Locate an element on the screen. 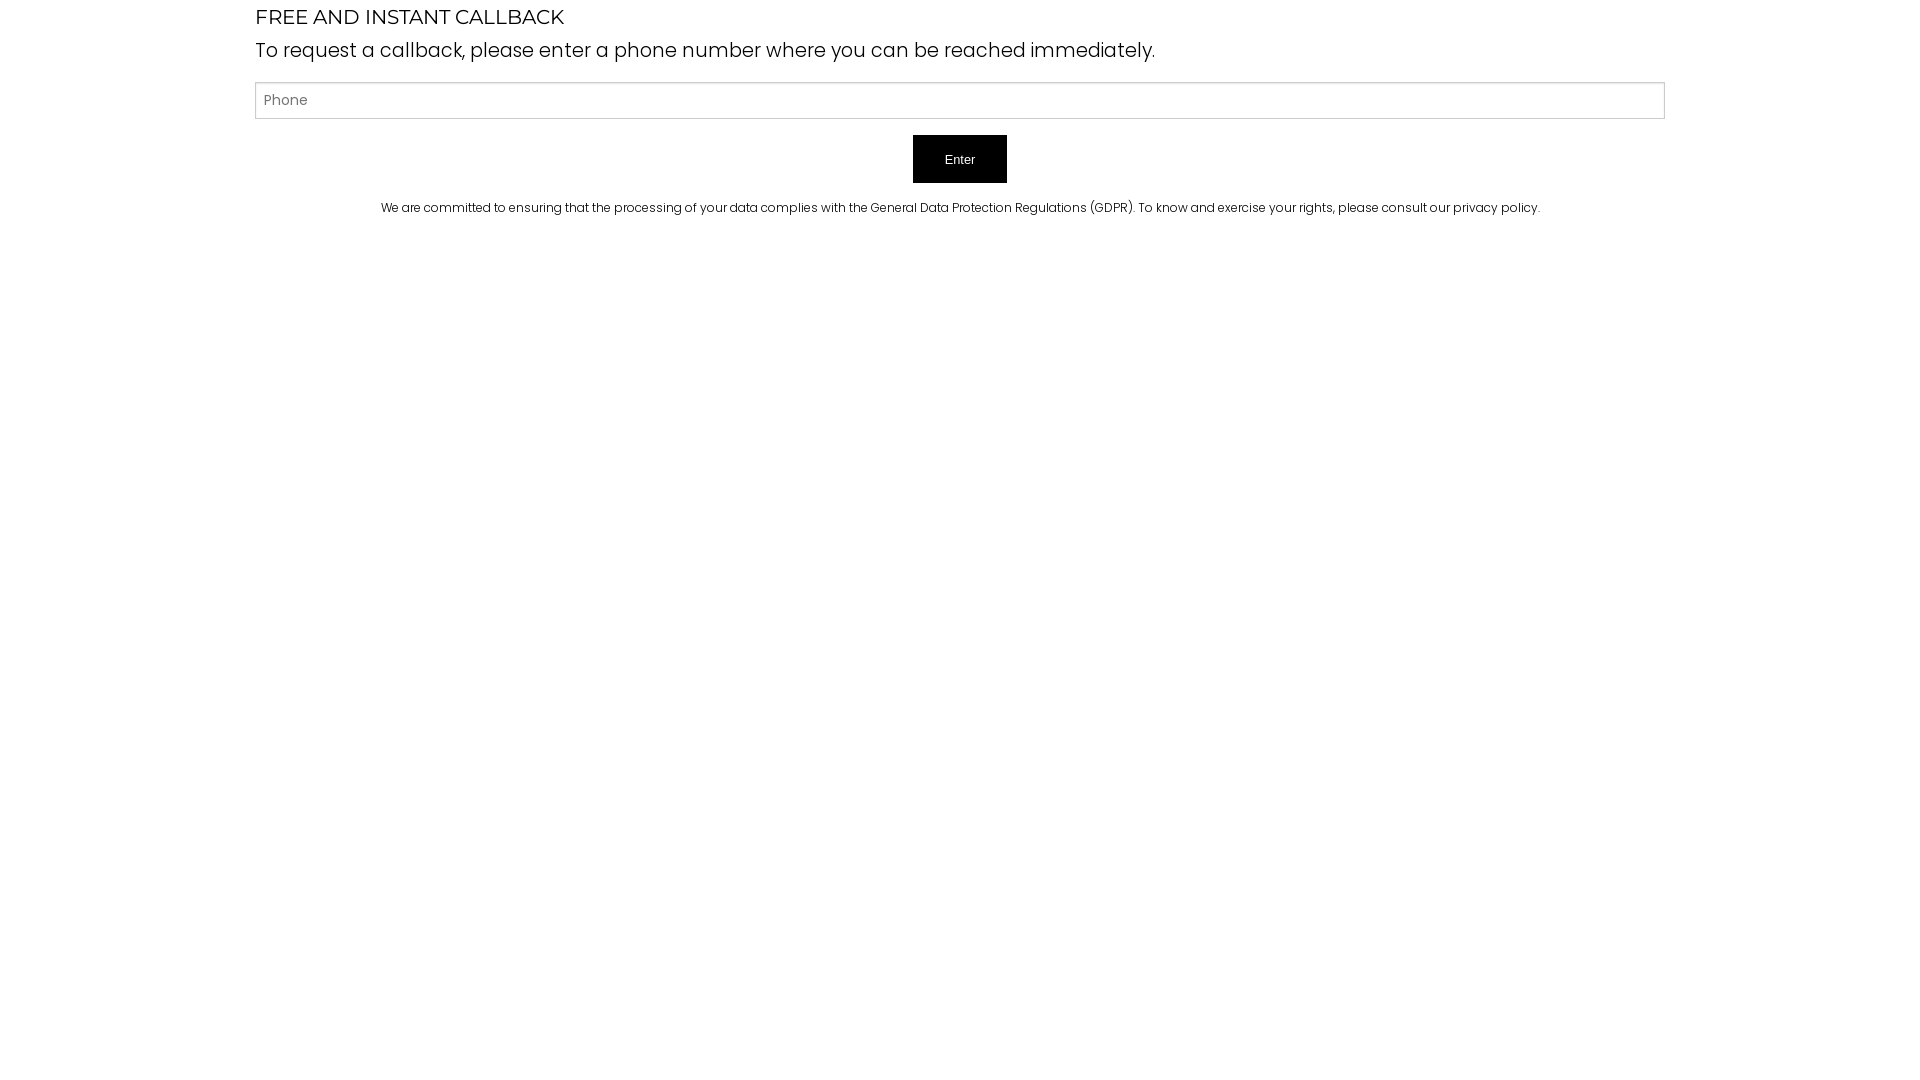 The width and height of the screenshot is (1920, 1080). 'Enter' is located at coordinates (911, 157).